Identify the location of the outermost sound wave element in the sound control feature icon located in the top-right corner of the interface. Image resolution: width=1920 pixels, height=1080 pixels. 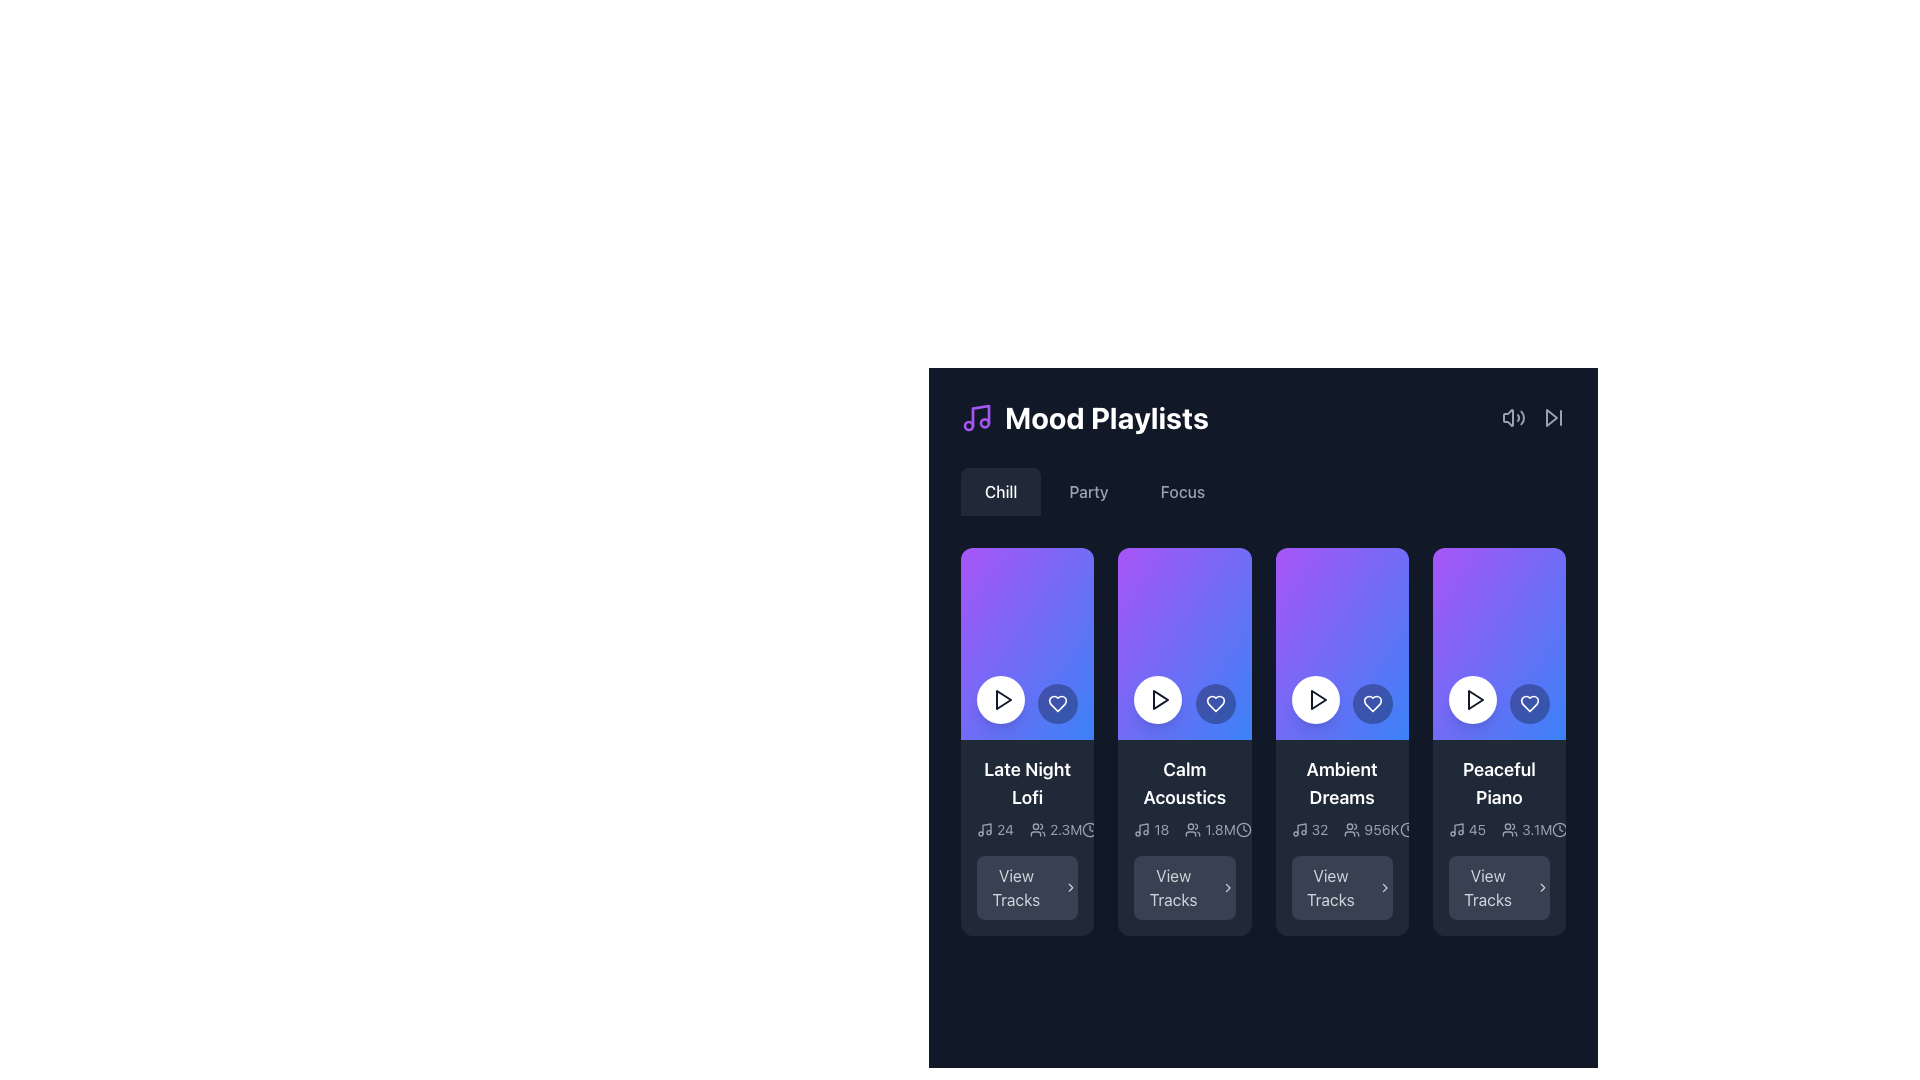
(1521, 416).